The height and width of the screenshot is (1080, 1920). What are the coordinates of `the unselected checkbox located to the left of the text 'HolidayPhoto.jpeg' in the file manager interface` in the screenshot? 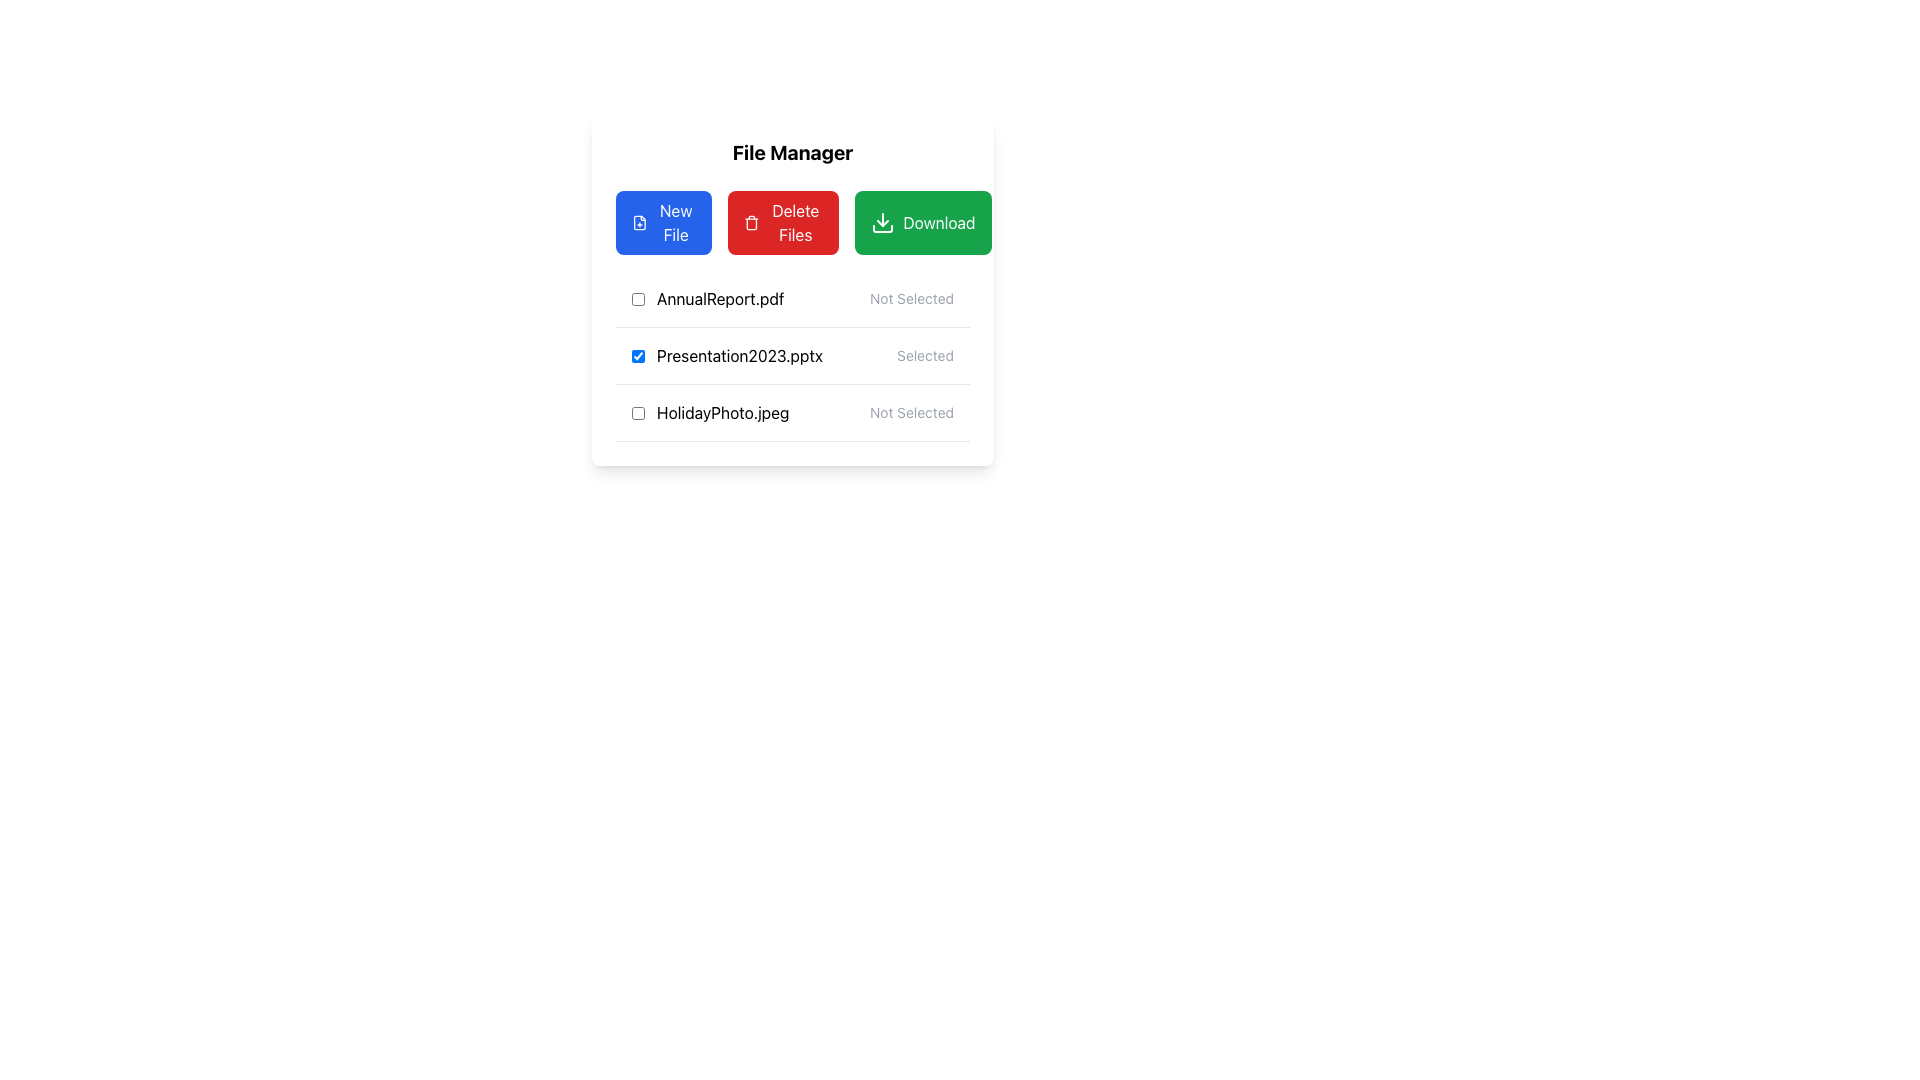 It's located at (637, 411).